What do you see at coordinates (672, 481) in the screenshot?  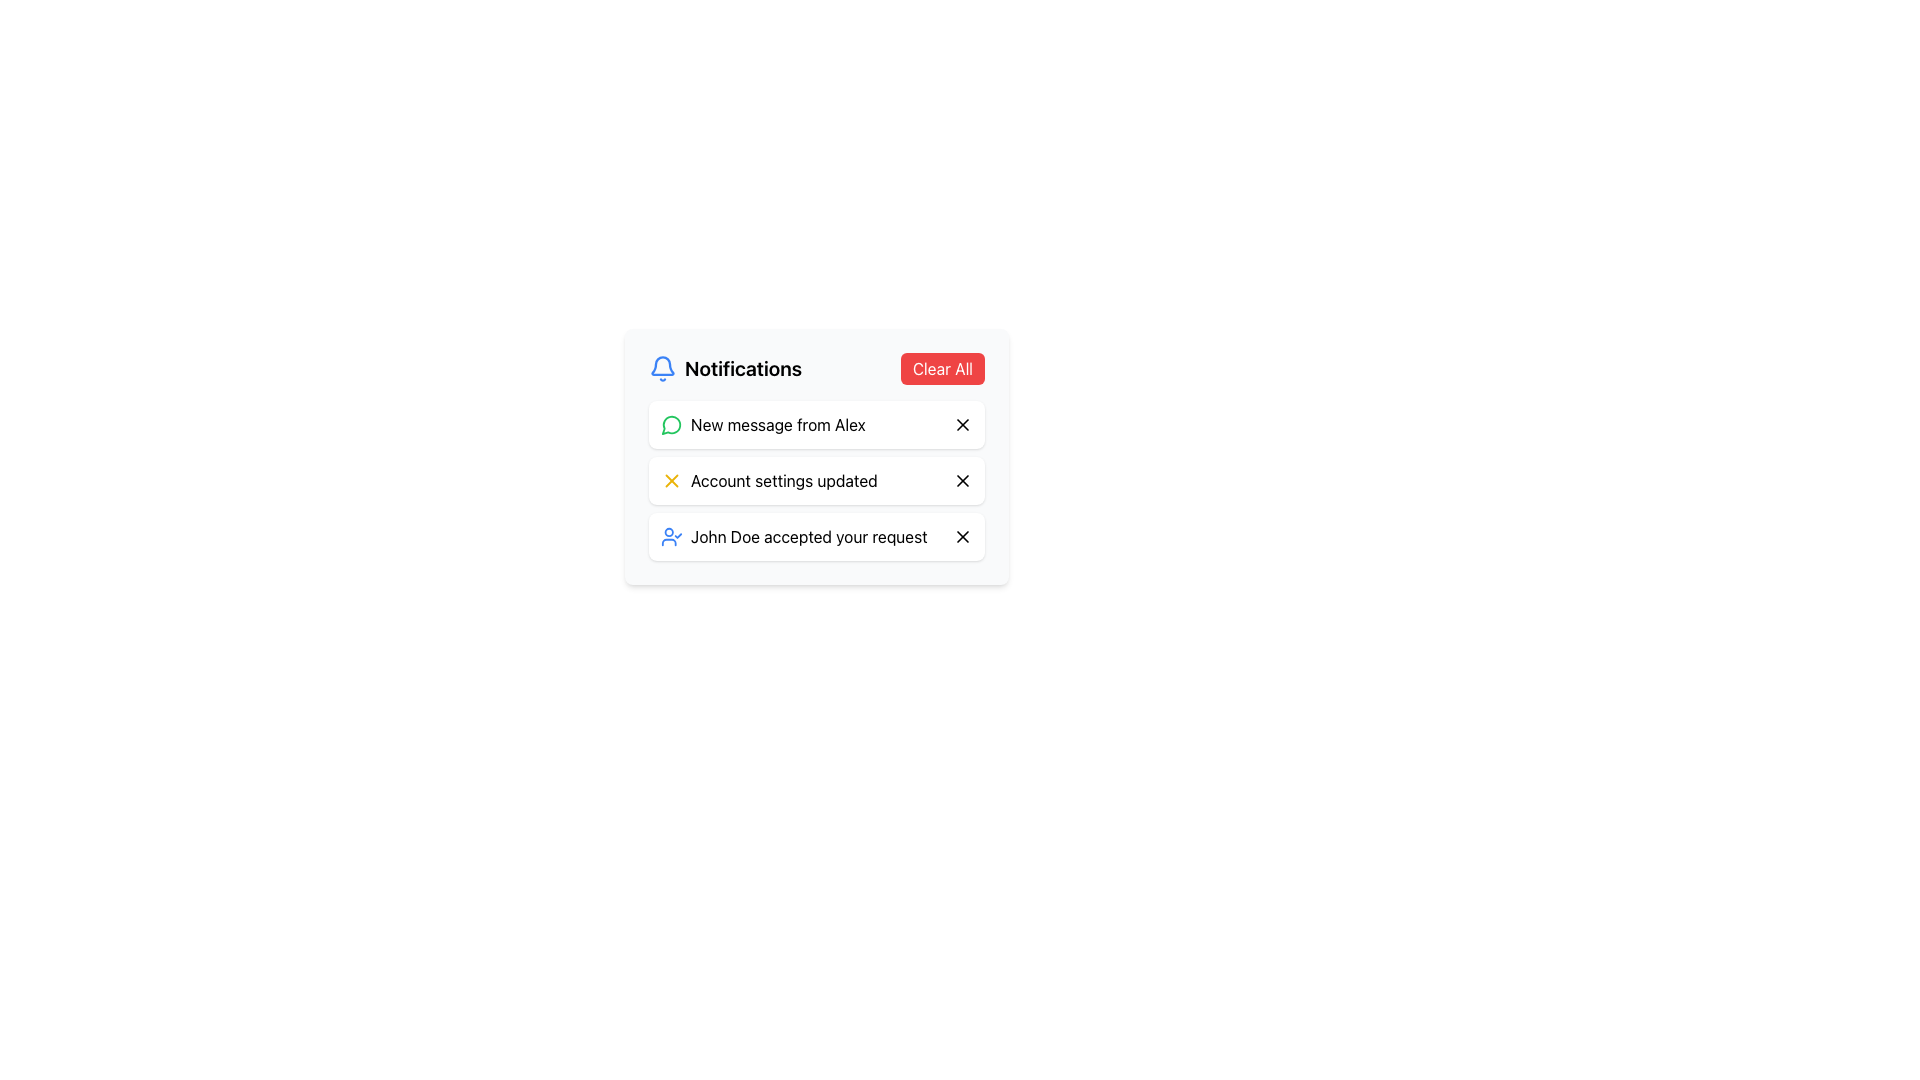 I see `the close icon` at bounding box center [672, 481].